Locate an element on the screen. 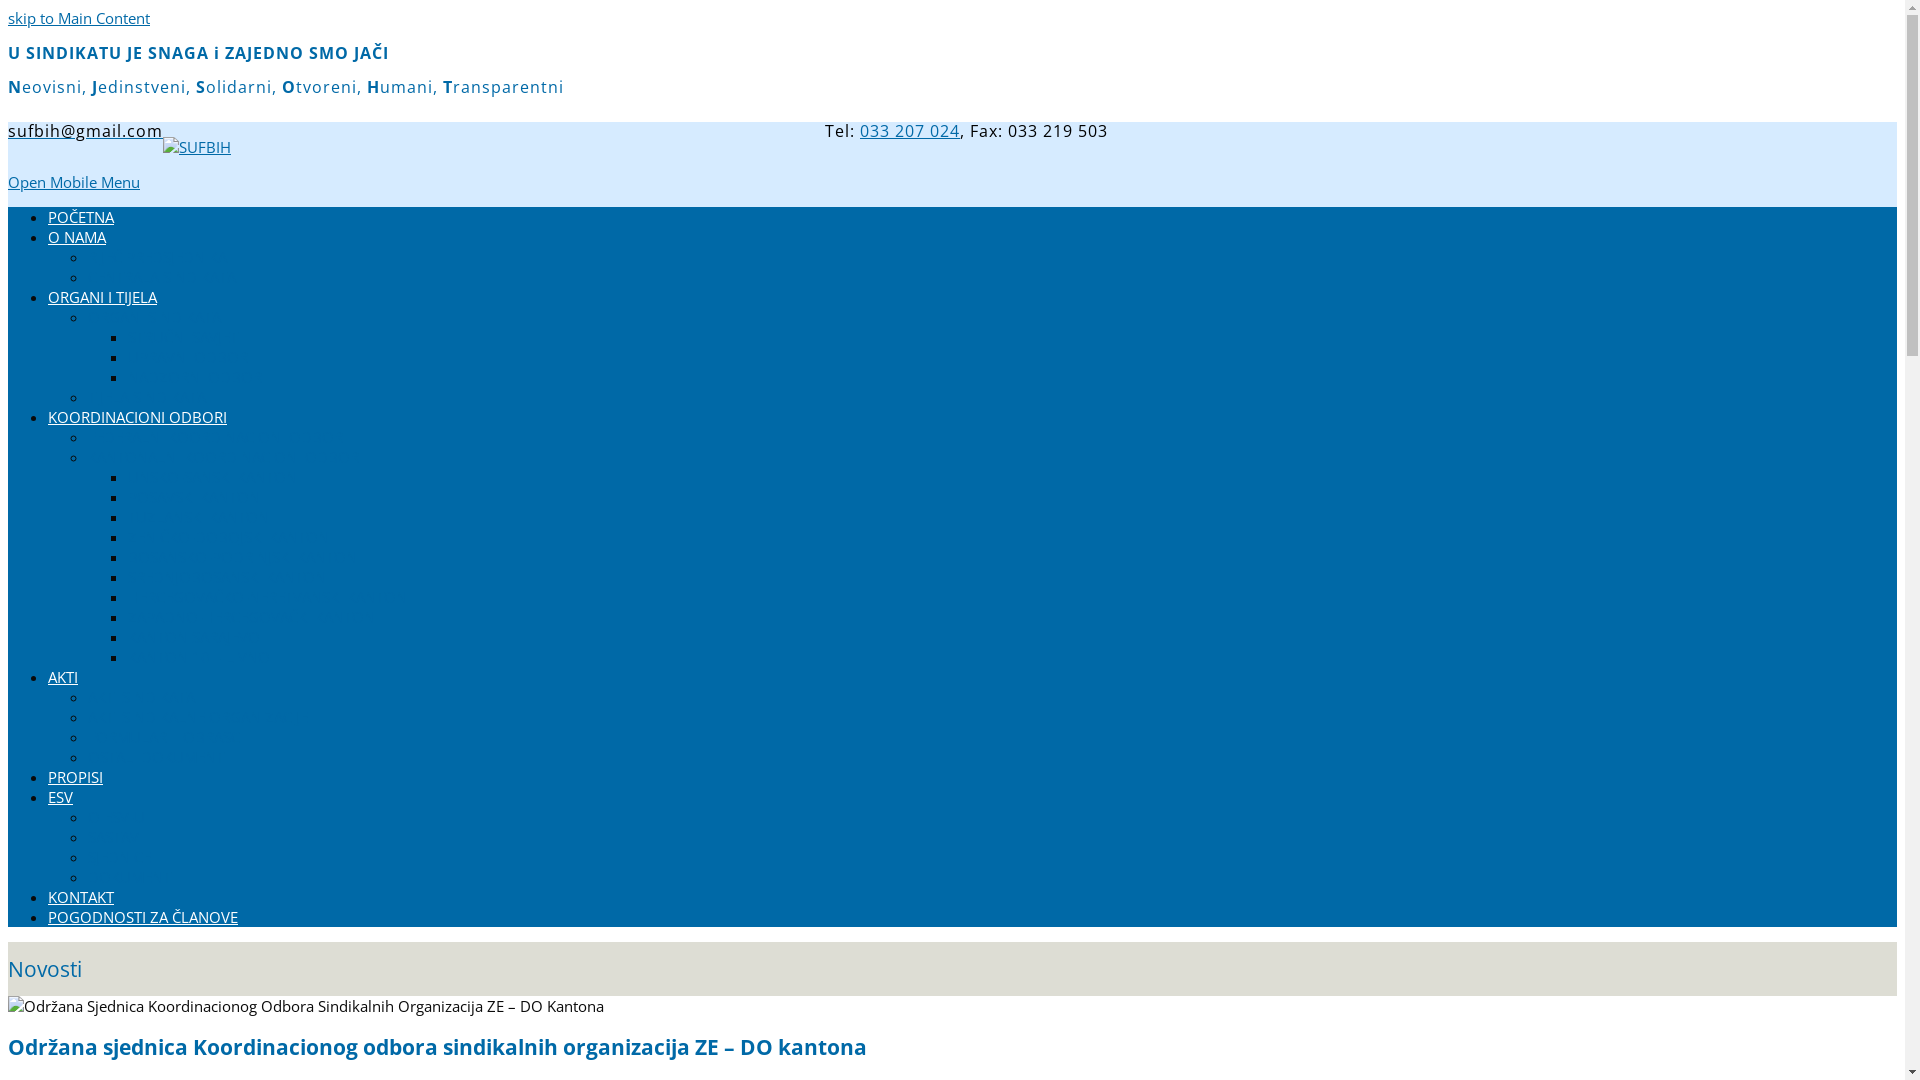 This screenshot has height=1080, width=1920. 'OSTALI DOKUMENTI' is located at coordinates (157, 756).